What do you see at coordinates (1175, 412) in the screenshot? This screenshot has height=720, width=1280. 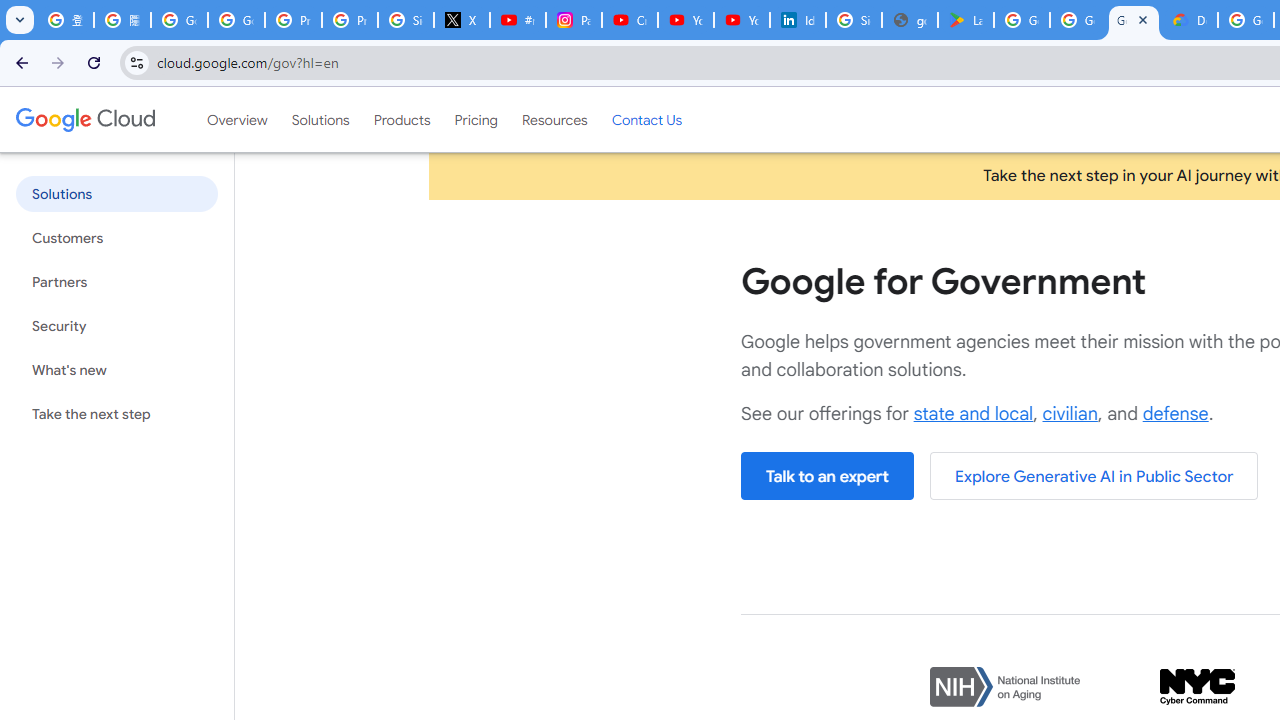 I see `'defense'` at bounding box center [1175, 412].